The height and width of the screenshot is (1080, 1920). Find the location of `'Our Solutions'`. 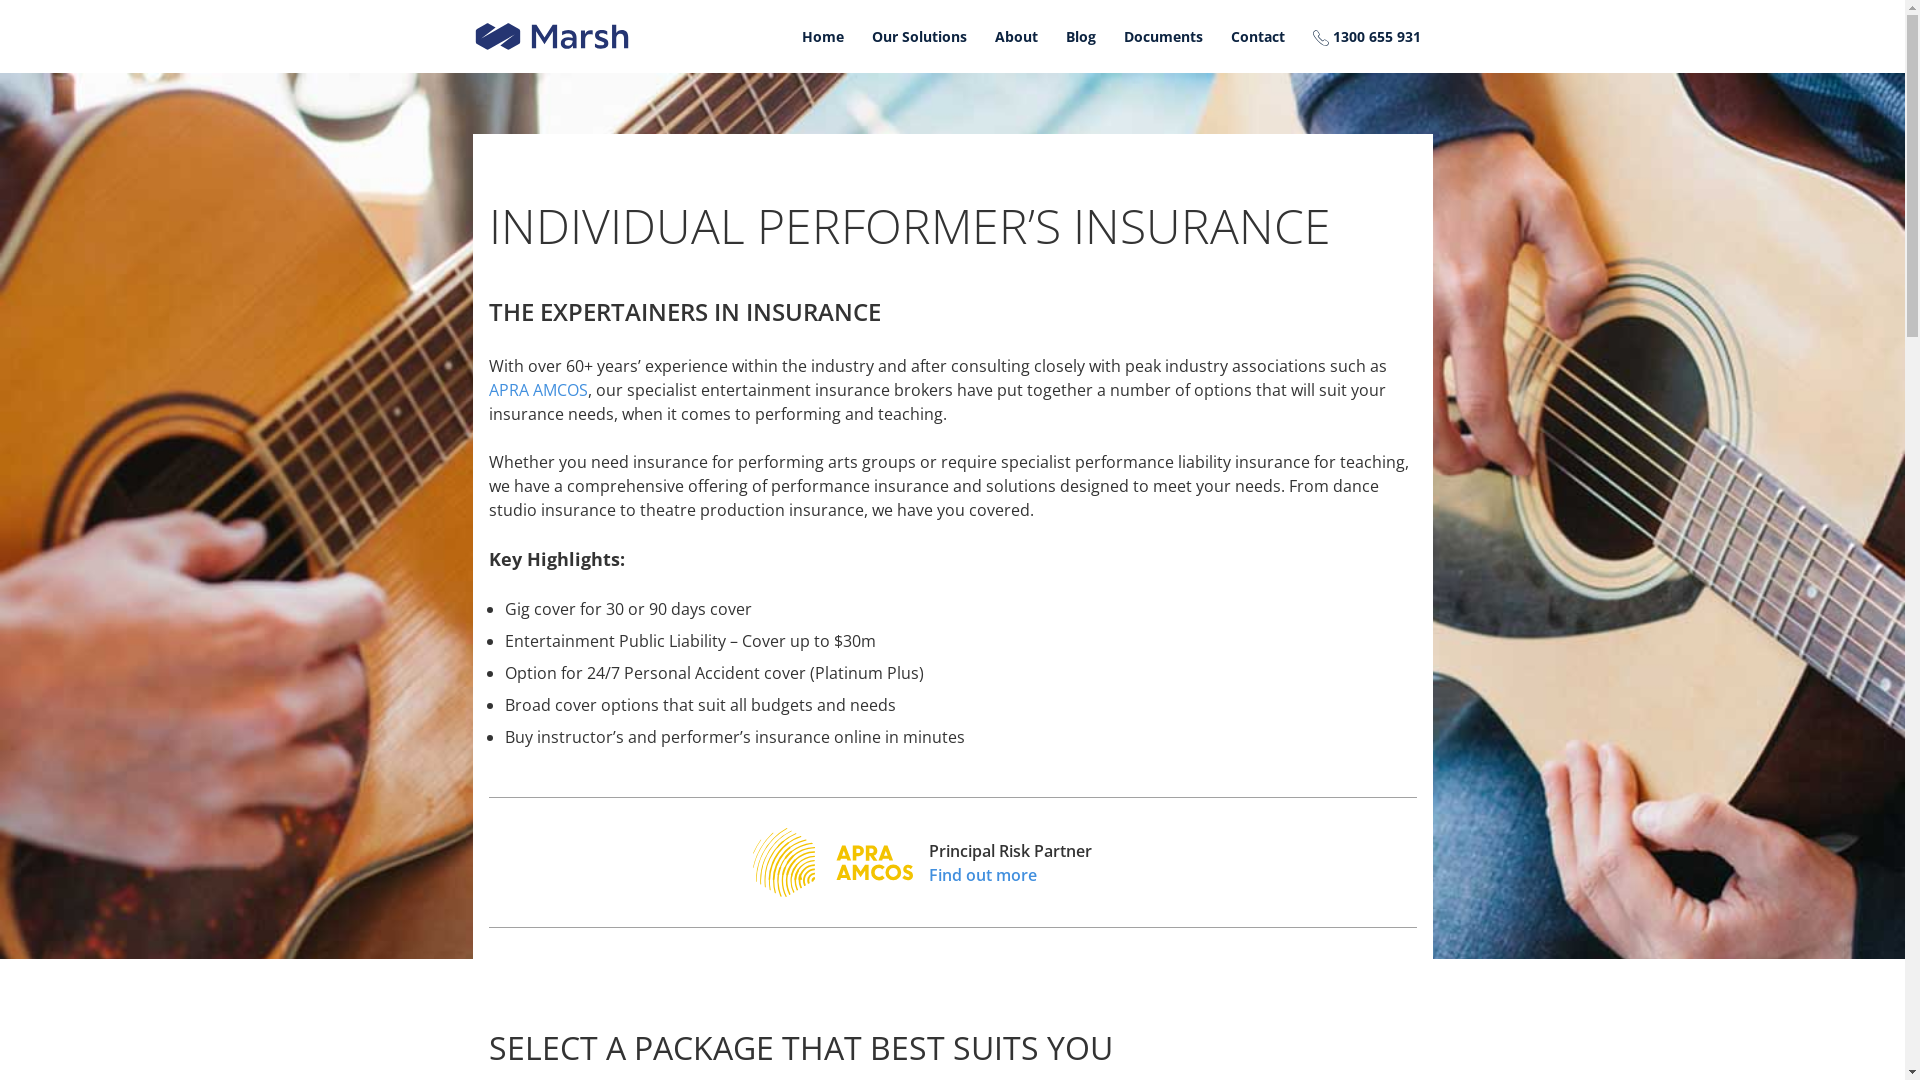

'Our Solutions' is located at coordinates (918, 37).